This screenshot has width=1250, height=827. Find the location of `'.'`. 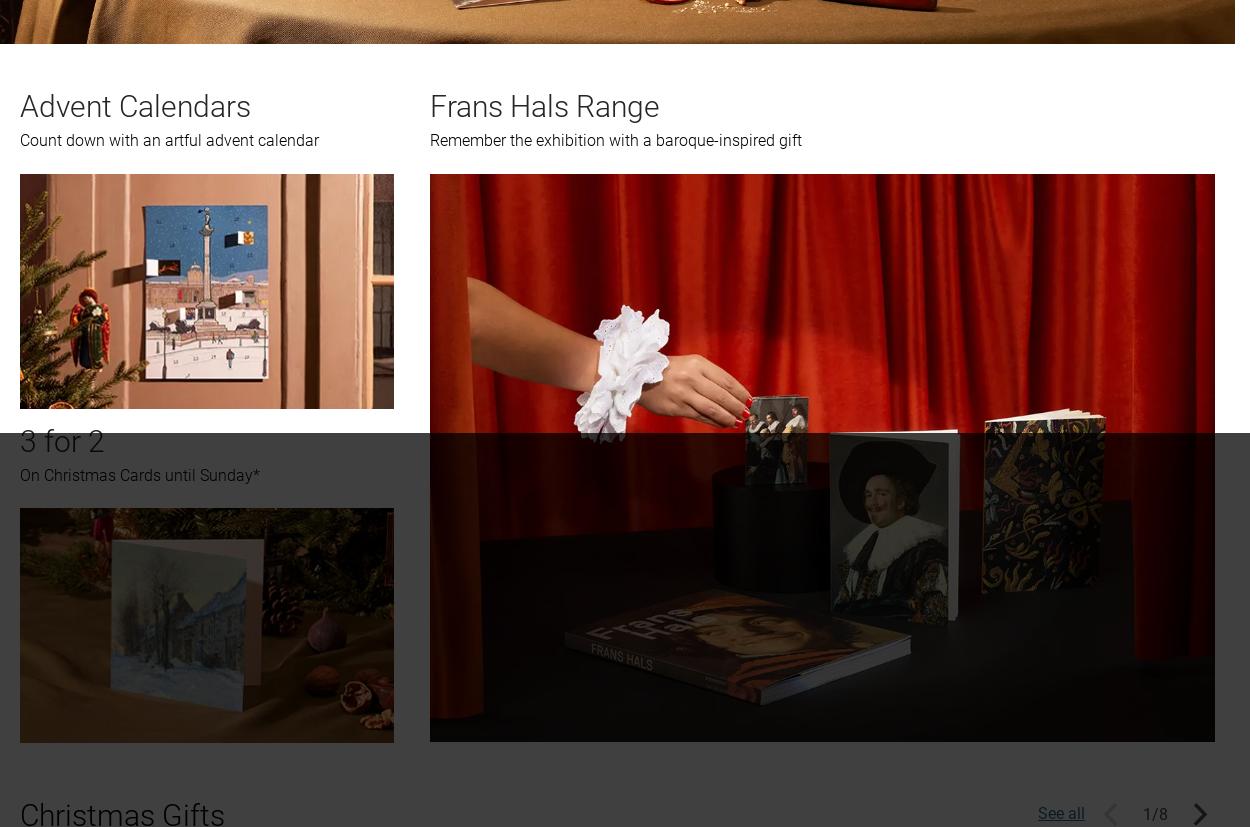

'.' is located at coordinates (829, 171).